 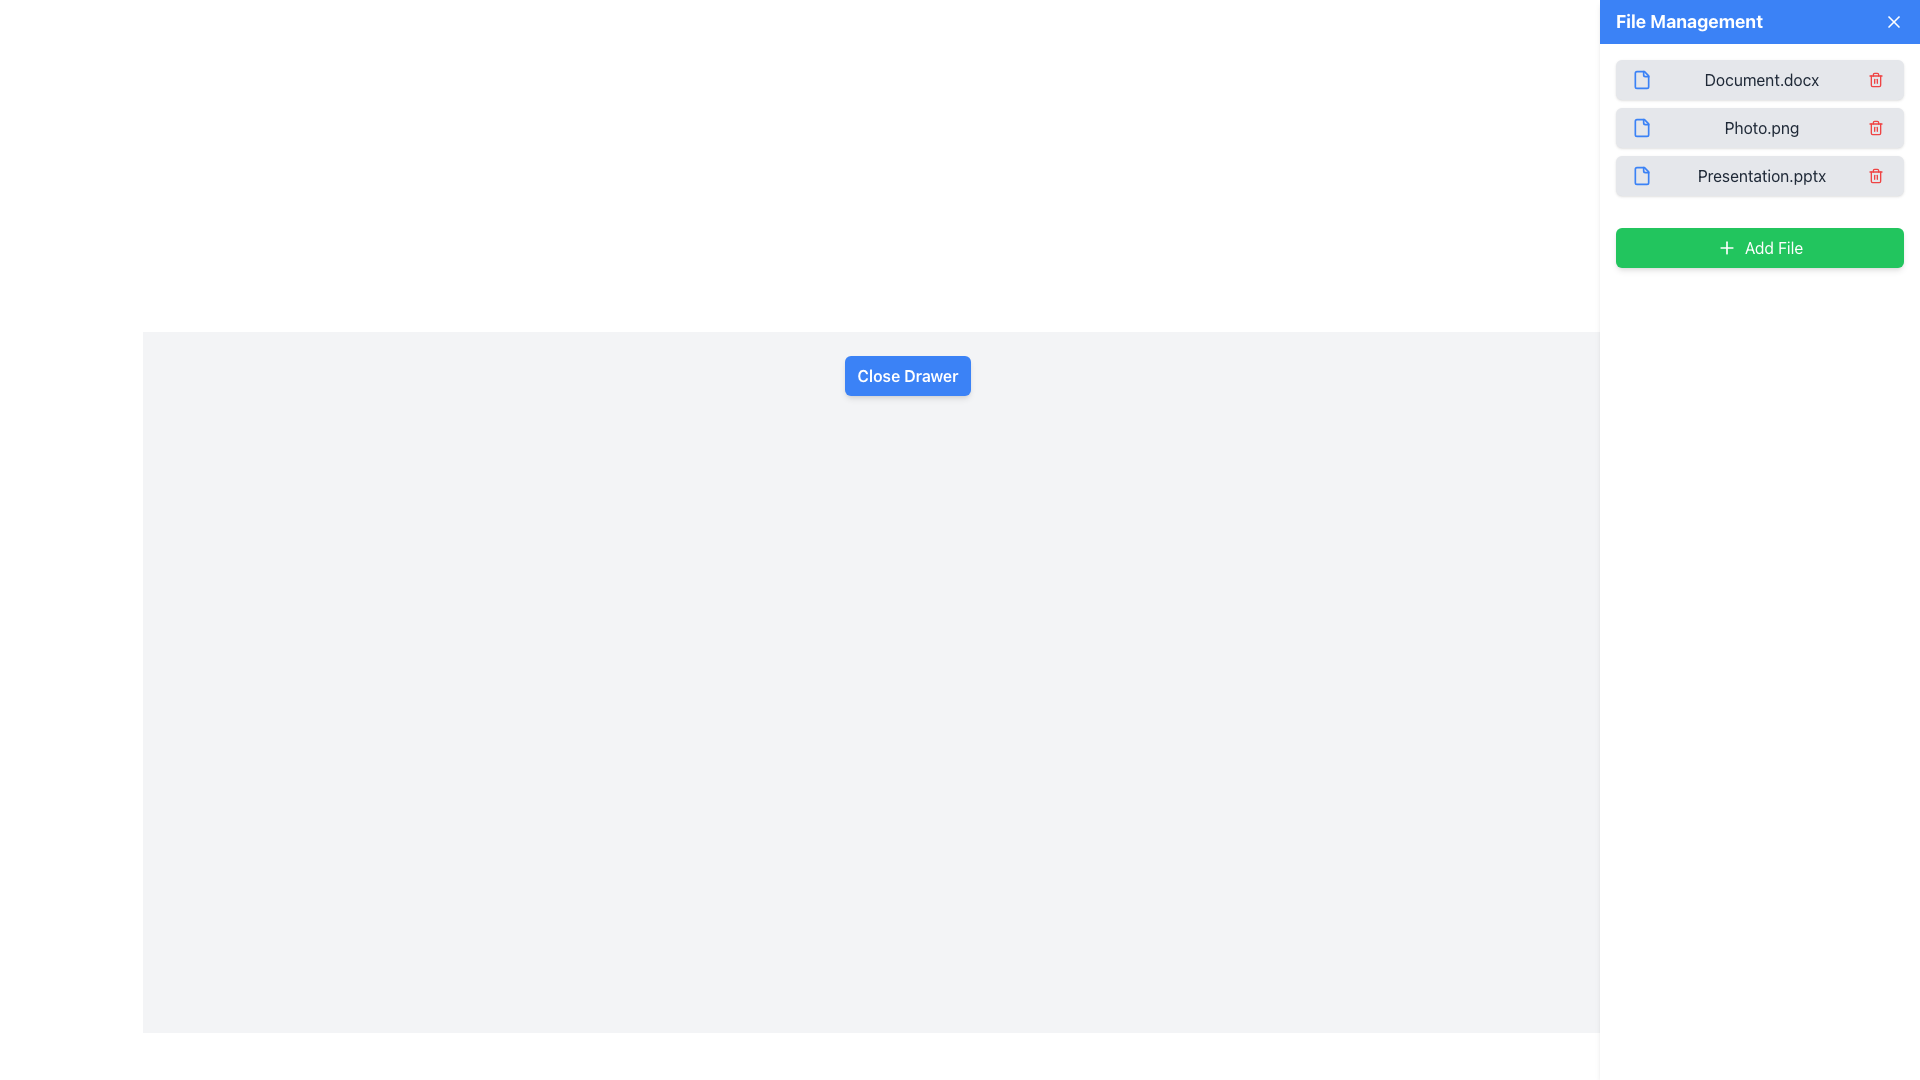 What do you see at coordinates (1760, 79) in the screenshot?
I see `the 'Document.docx' file entry in the 'File Management' sidebar` at bounding box center [1760, 79].